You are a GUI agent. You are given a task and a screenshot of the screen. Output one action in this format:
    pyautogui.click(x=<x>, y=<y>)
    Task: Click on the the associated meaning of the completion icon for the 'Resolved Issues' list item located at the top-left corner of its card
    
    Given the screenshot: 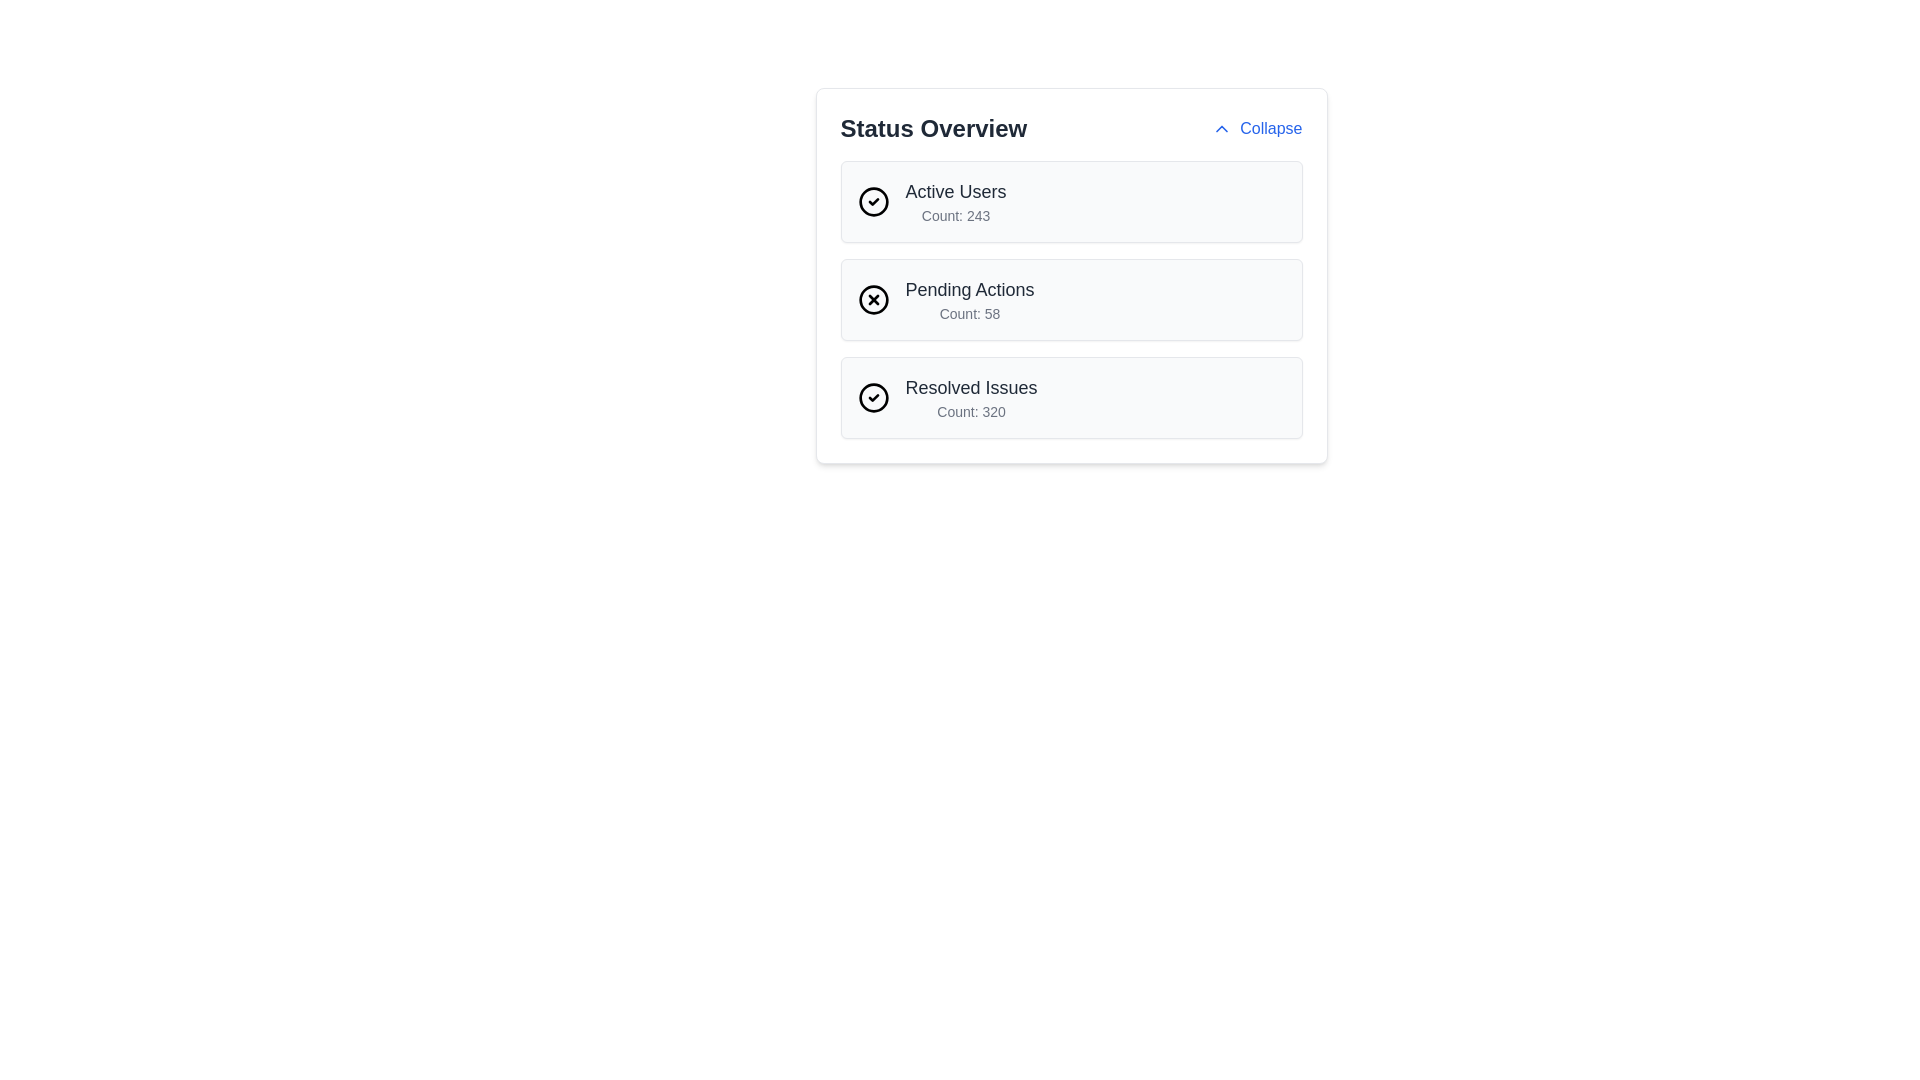 What is the action you would take?
    pyautogui.click(x=873, y=397)
    